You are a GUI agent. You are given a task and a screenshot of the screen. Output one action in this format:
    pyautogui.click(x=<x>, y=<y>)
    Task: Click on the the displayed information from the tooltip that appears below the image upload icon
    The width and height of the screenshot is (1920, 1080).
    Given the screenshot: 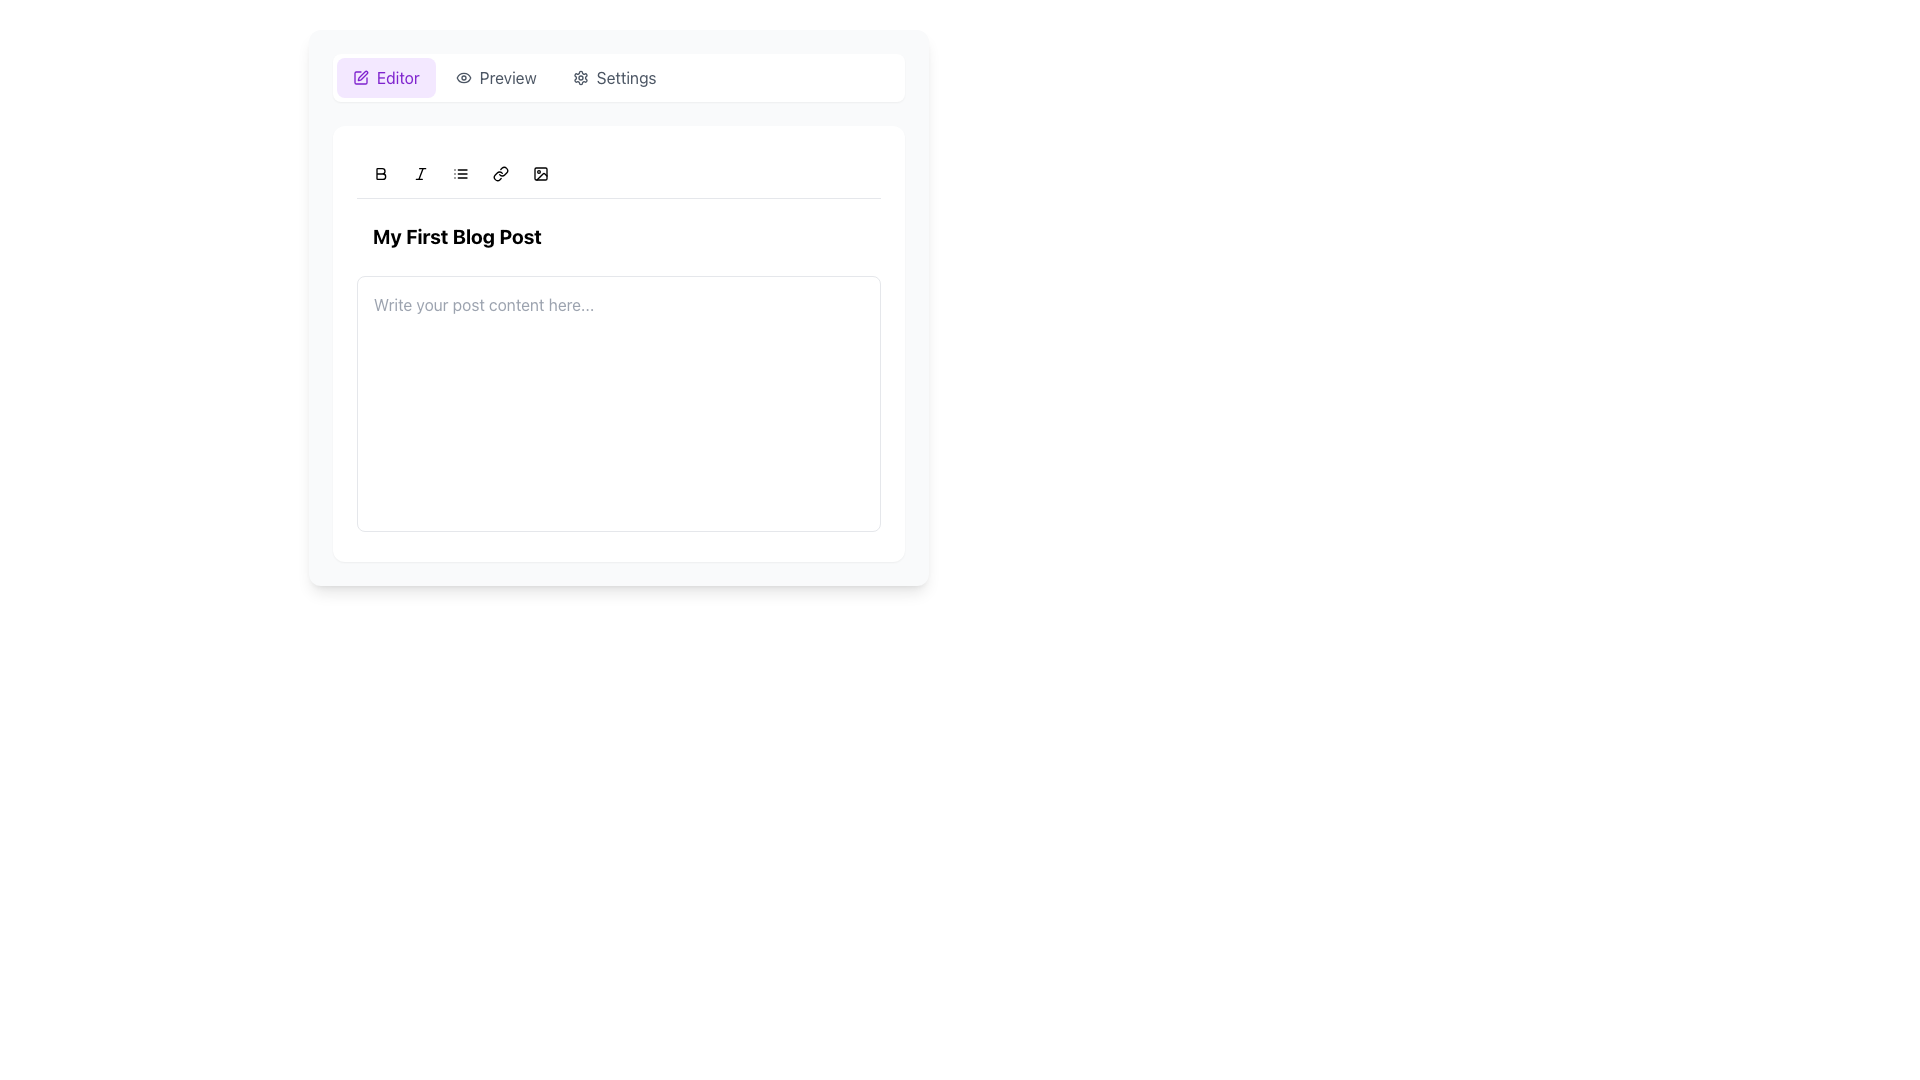 What is the action you would take?
    pyautogui.click(x=550, y=161)
    